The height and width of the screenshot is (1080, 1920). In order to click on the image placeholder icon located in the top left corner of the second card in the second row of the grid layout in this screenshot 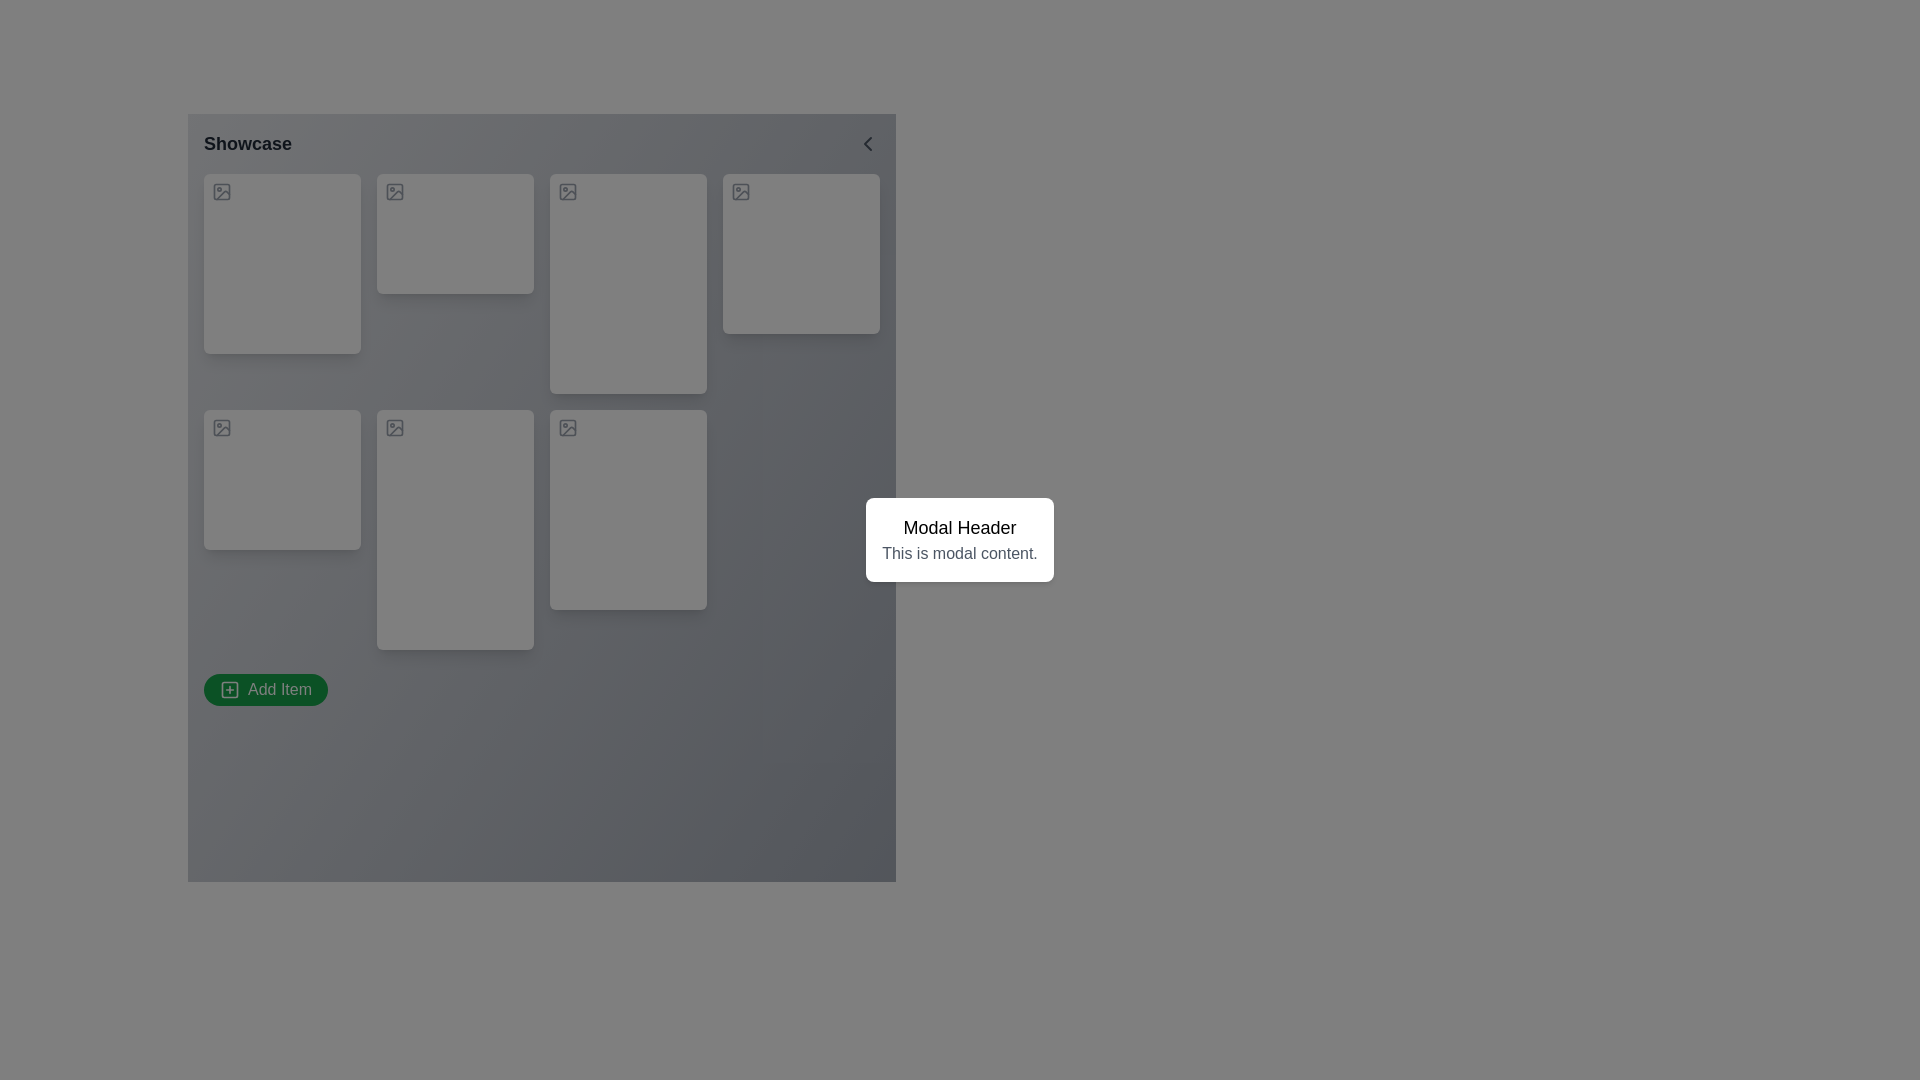, I will do `click(221, 427)`.